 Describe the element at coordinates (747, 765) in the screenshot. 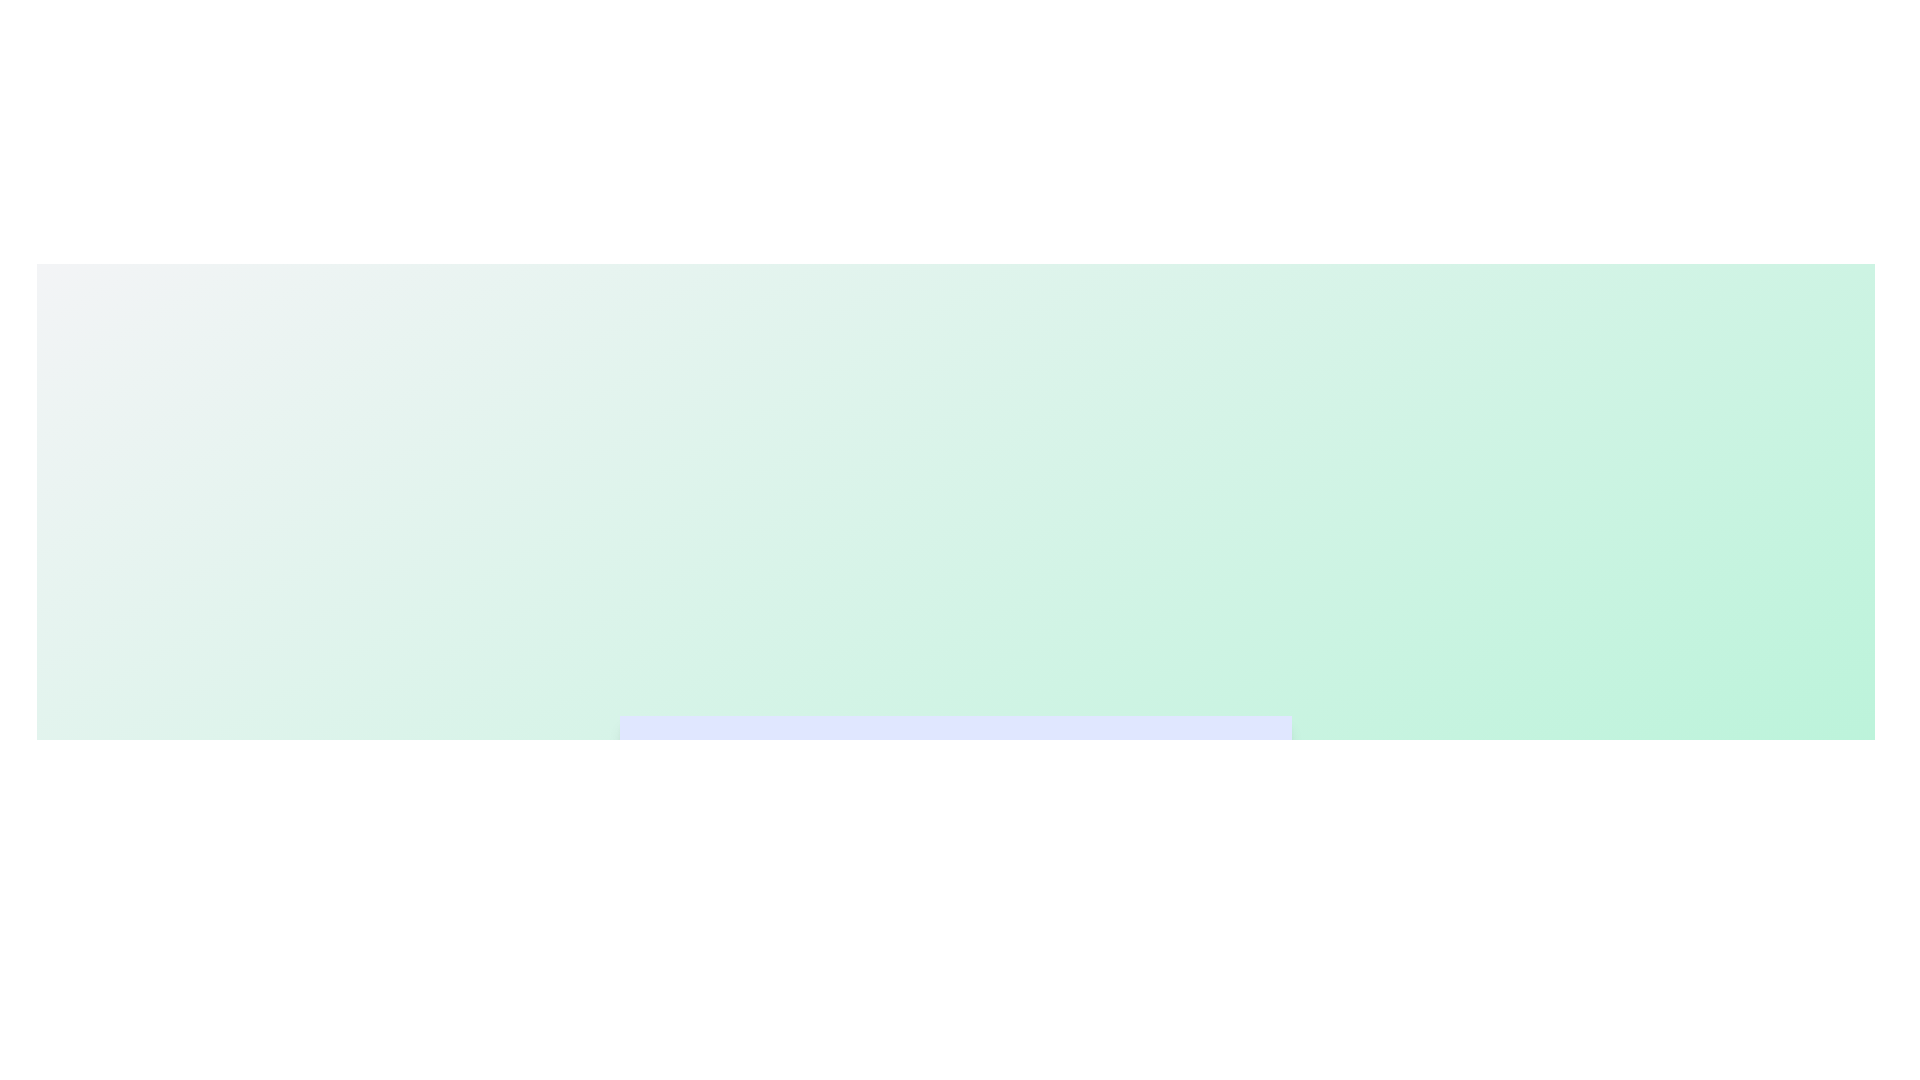

I see `the Overview tab by clicking on it` at that location.